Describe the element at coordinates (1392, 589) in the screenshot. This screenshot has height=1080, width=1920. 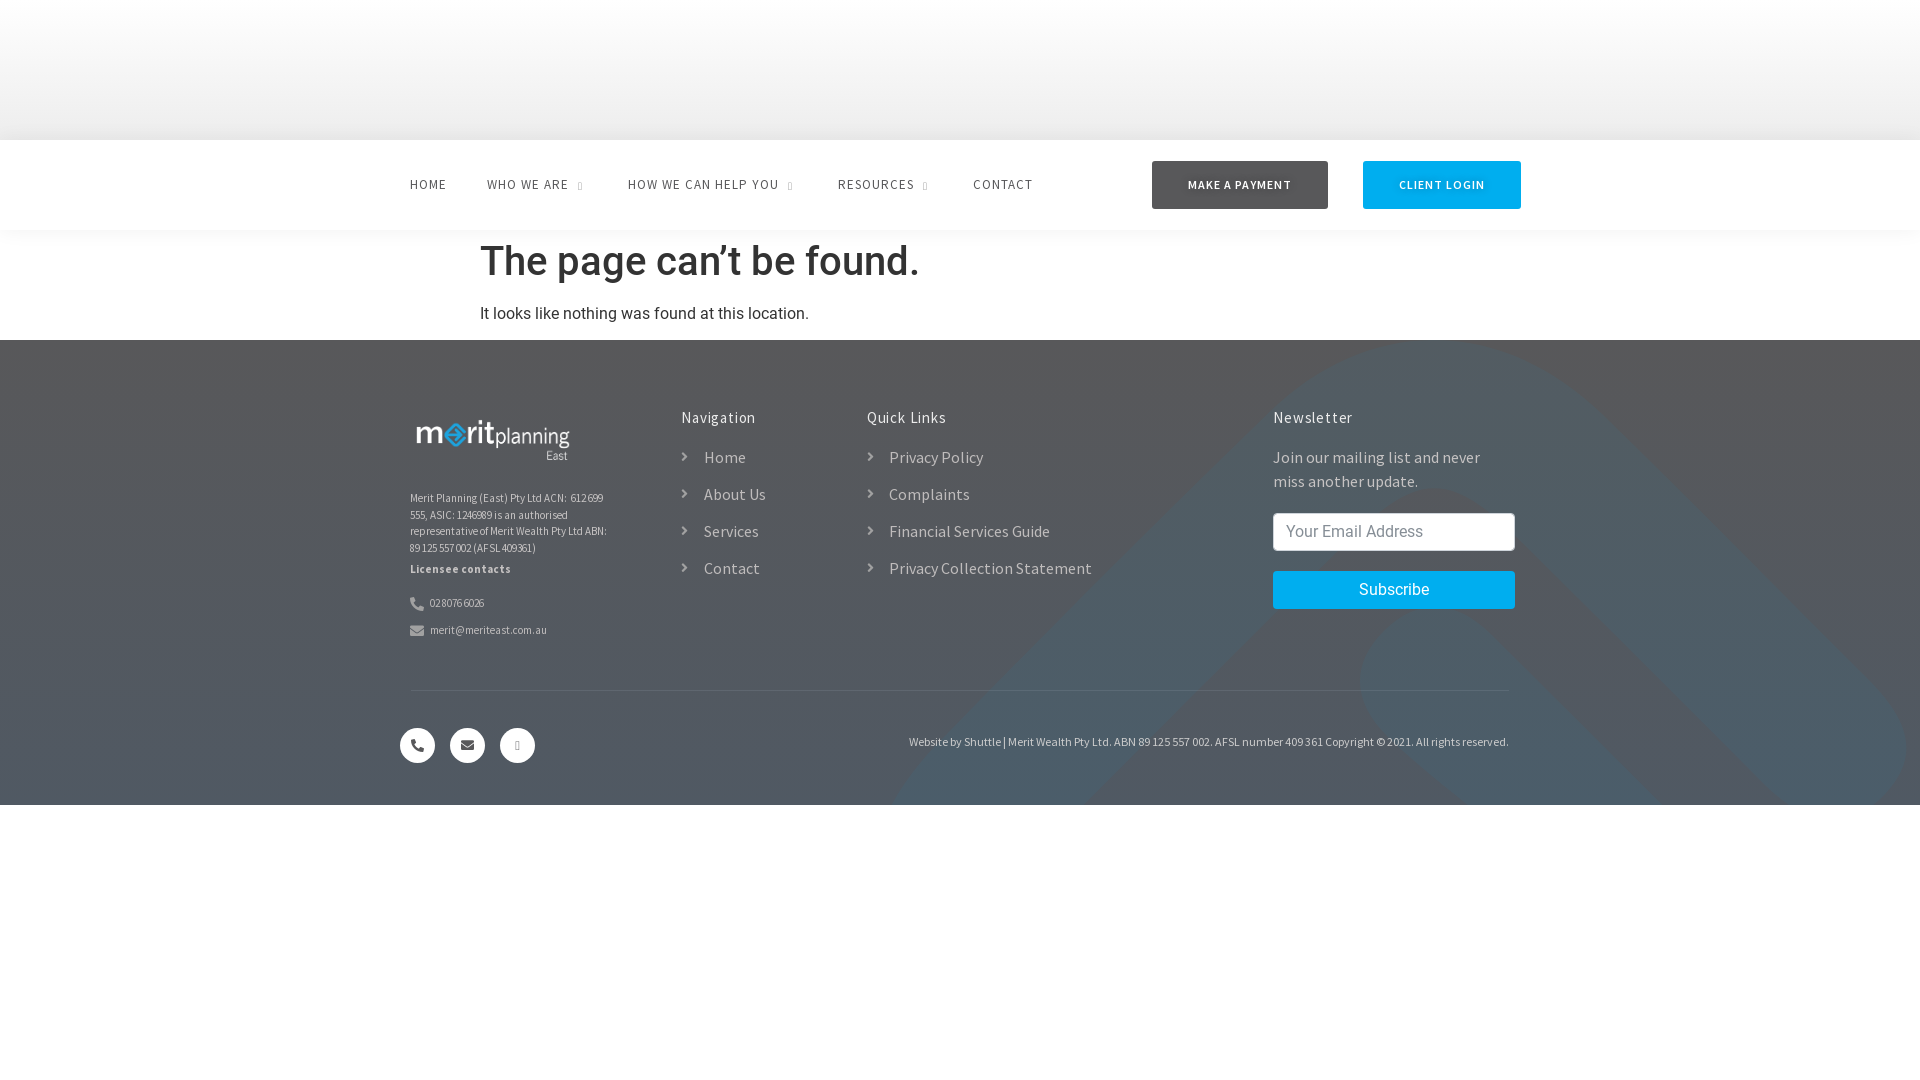
I see `'Subscribe'` at that location.